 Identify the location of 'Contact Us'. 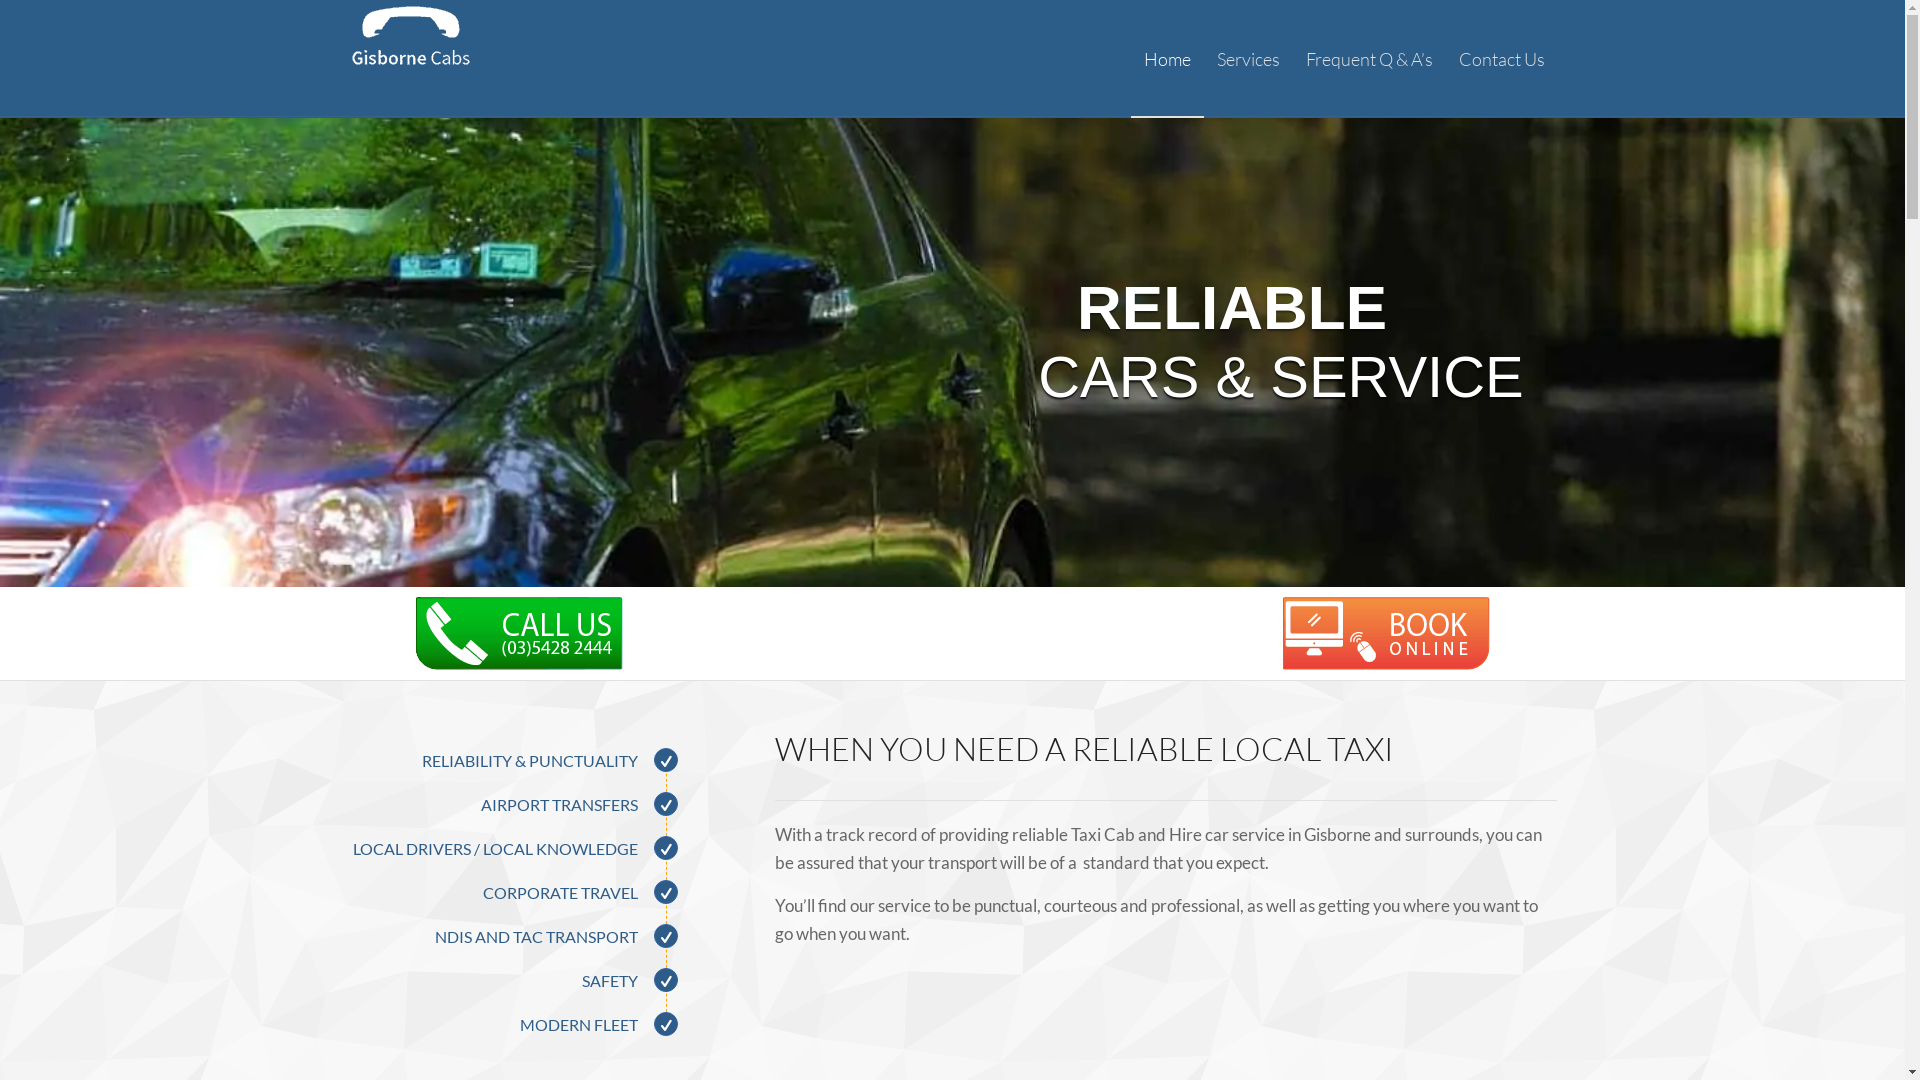
(1445, 57).